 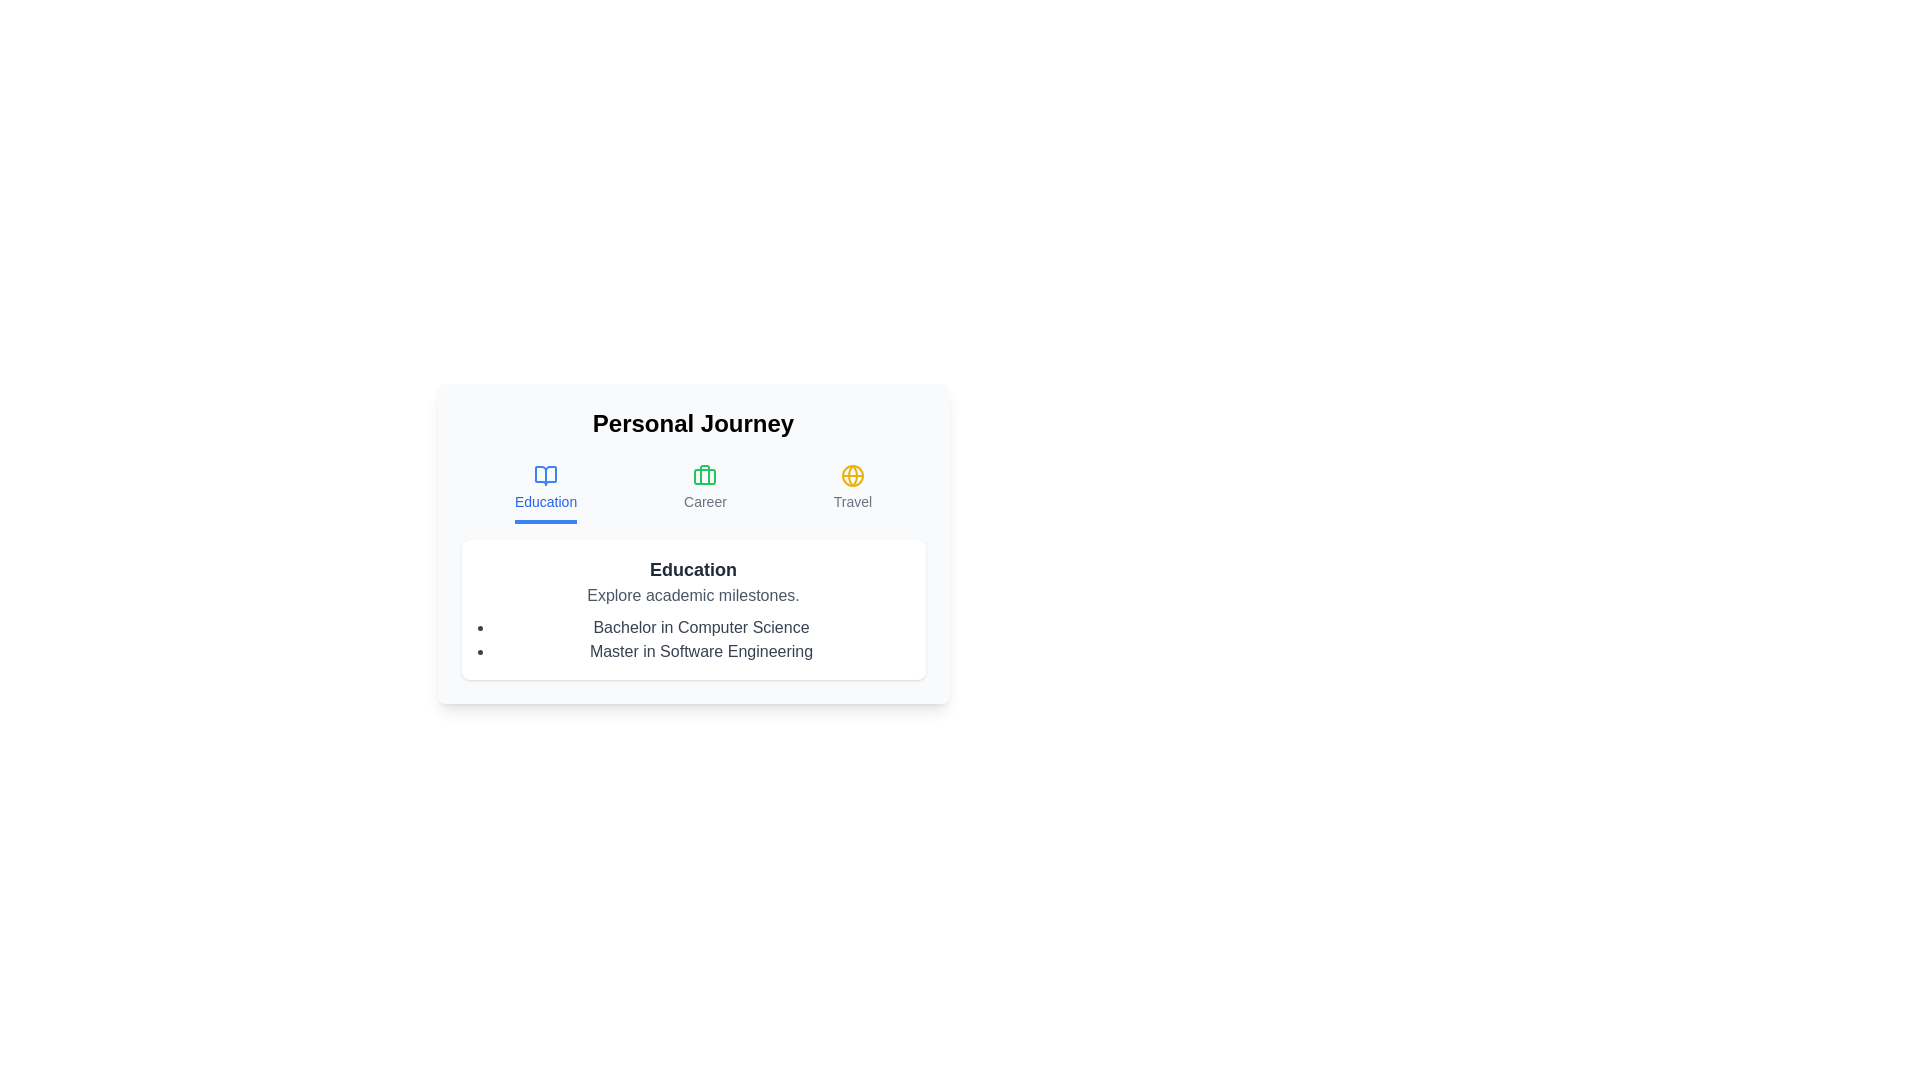 I want to click on the blue open book icon, which is the leftmost icon in the row labeled 'Education,' 'Career,' and 'Travel' under 'Personal Journey.', so click(x=546, y=475).